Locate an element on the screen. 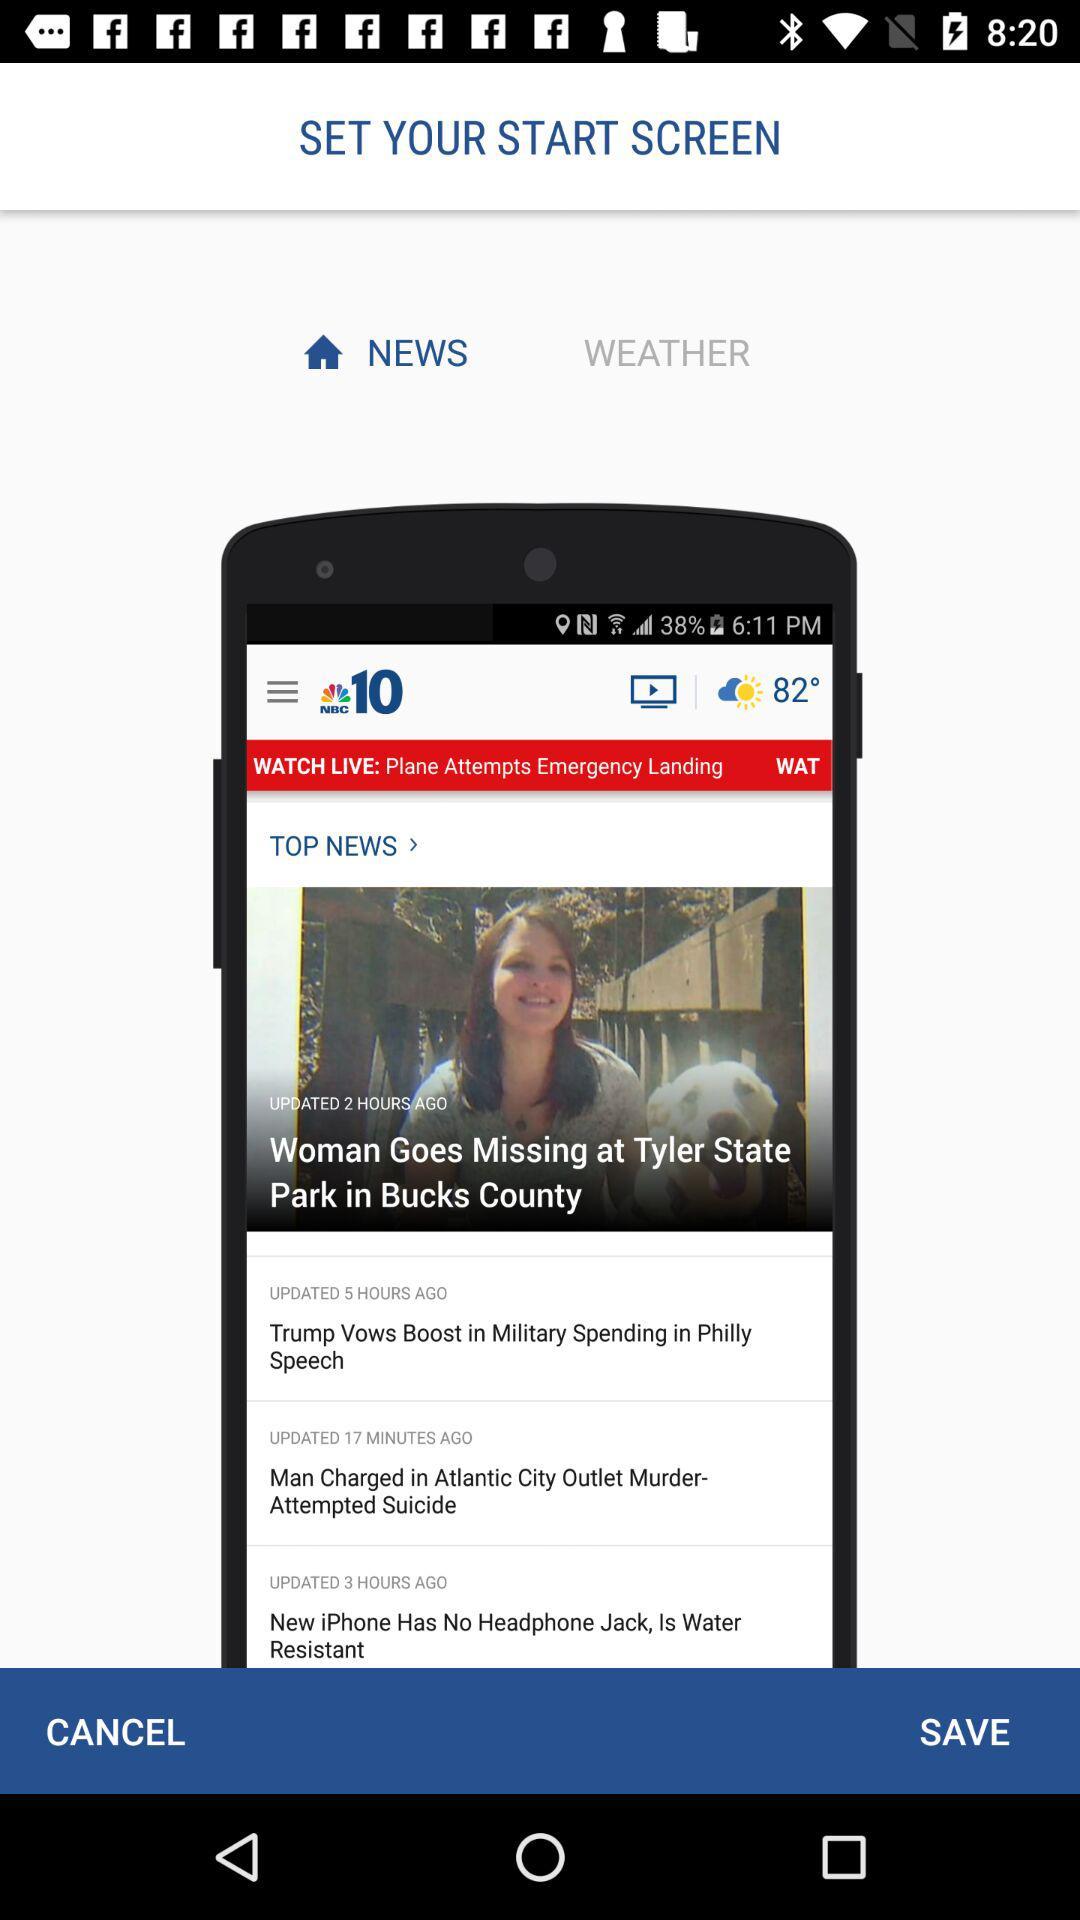  icon at the bottom left corner is located at coordinates (115, 1730).